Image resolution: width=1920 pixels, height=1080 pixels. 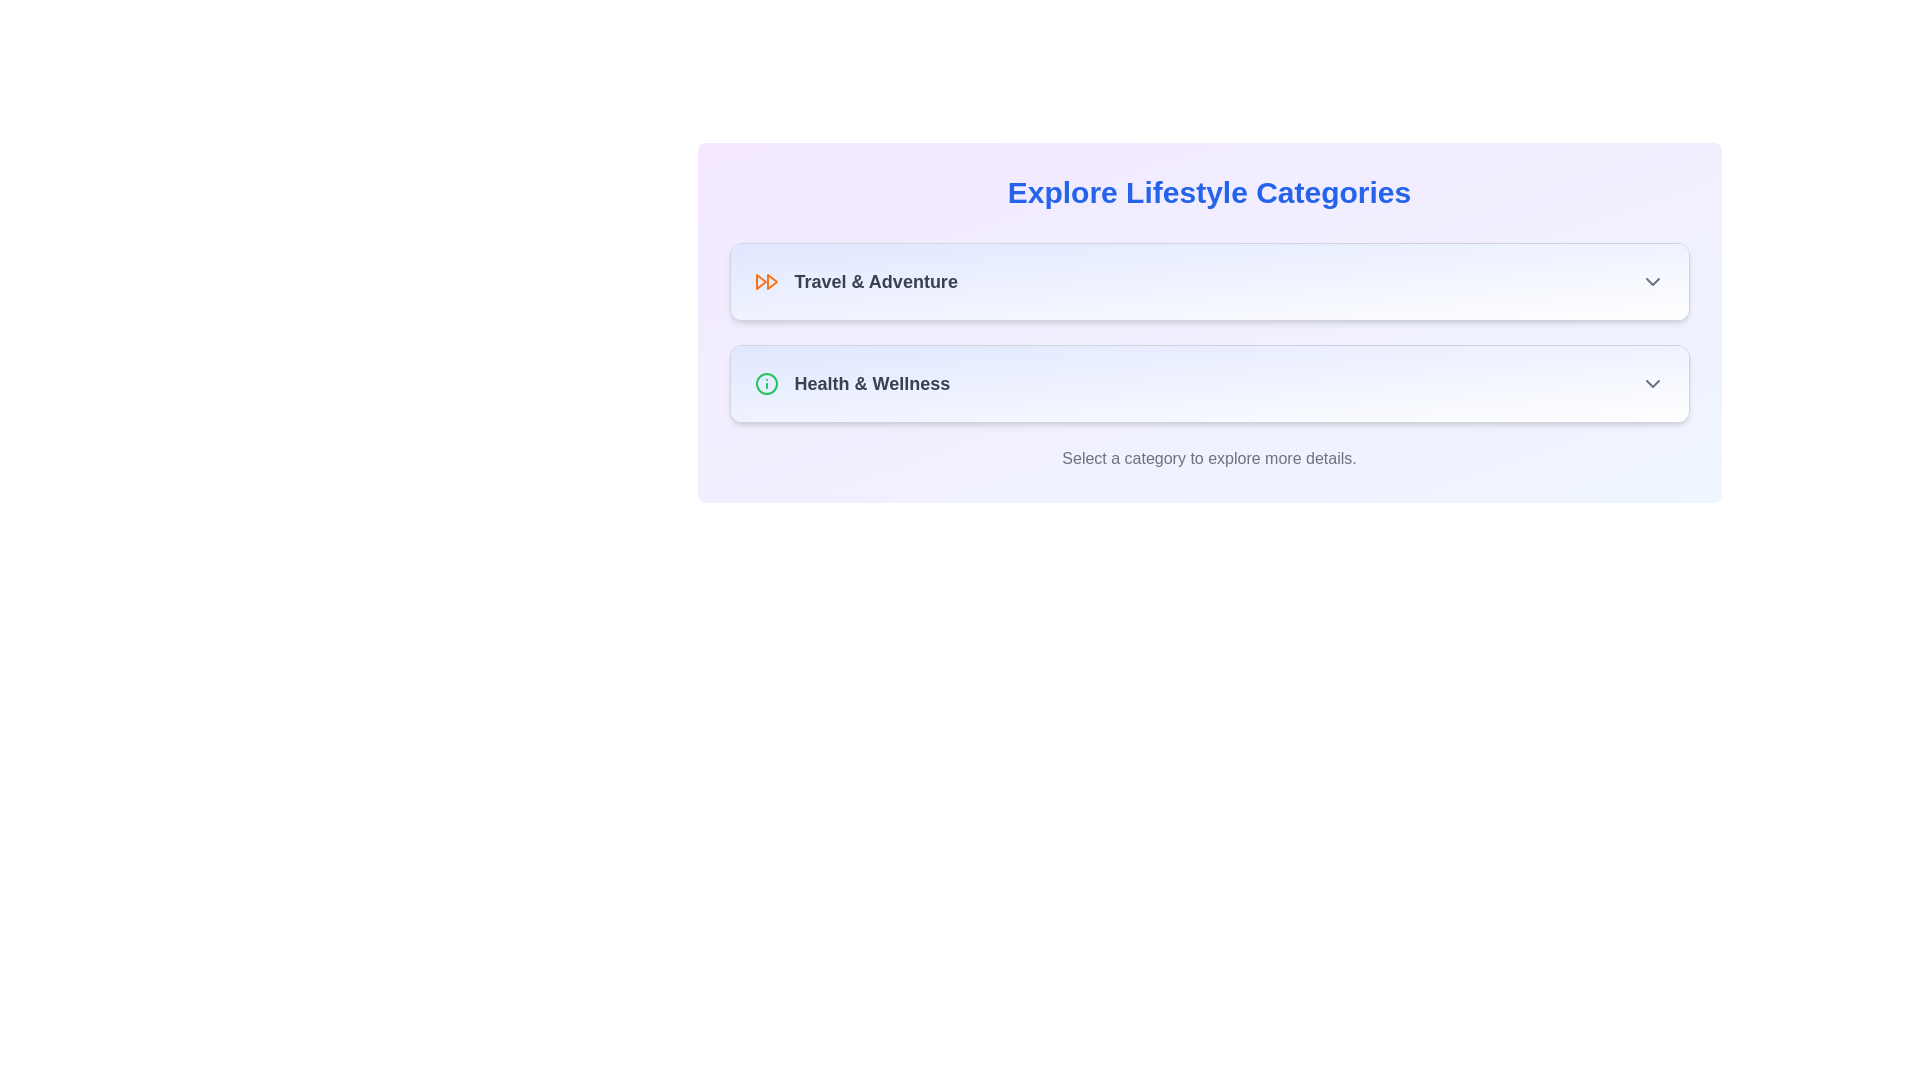 I want to click on the downwards-facing chevron symbol, styled gray, located at the rightmost end of the 'Travel & Adventure' bar, so click(x=1652, y=281).